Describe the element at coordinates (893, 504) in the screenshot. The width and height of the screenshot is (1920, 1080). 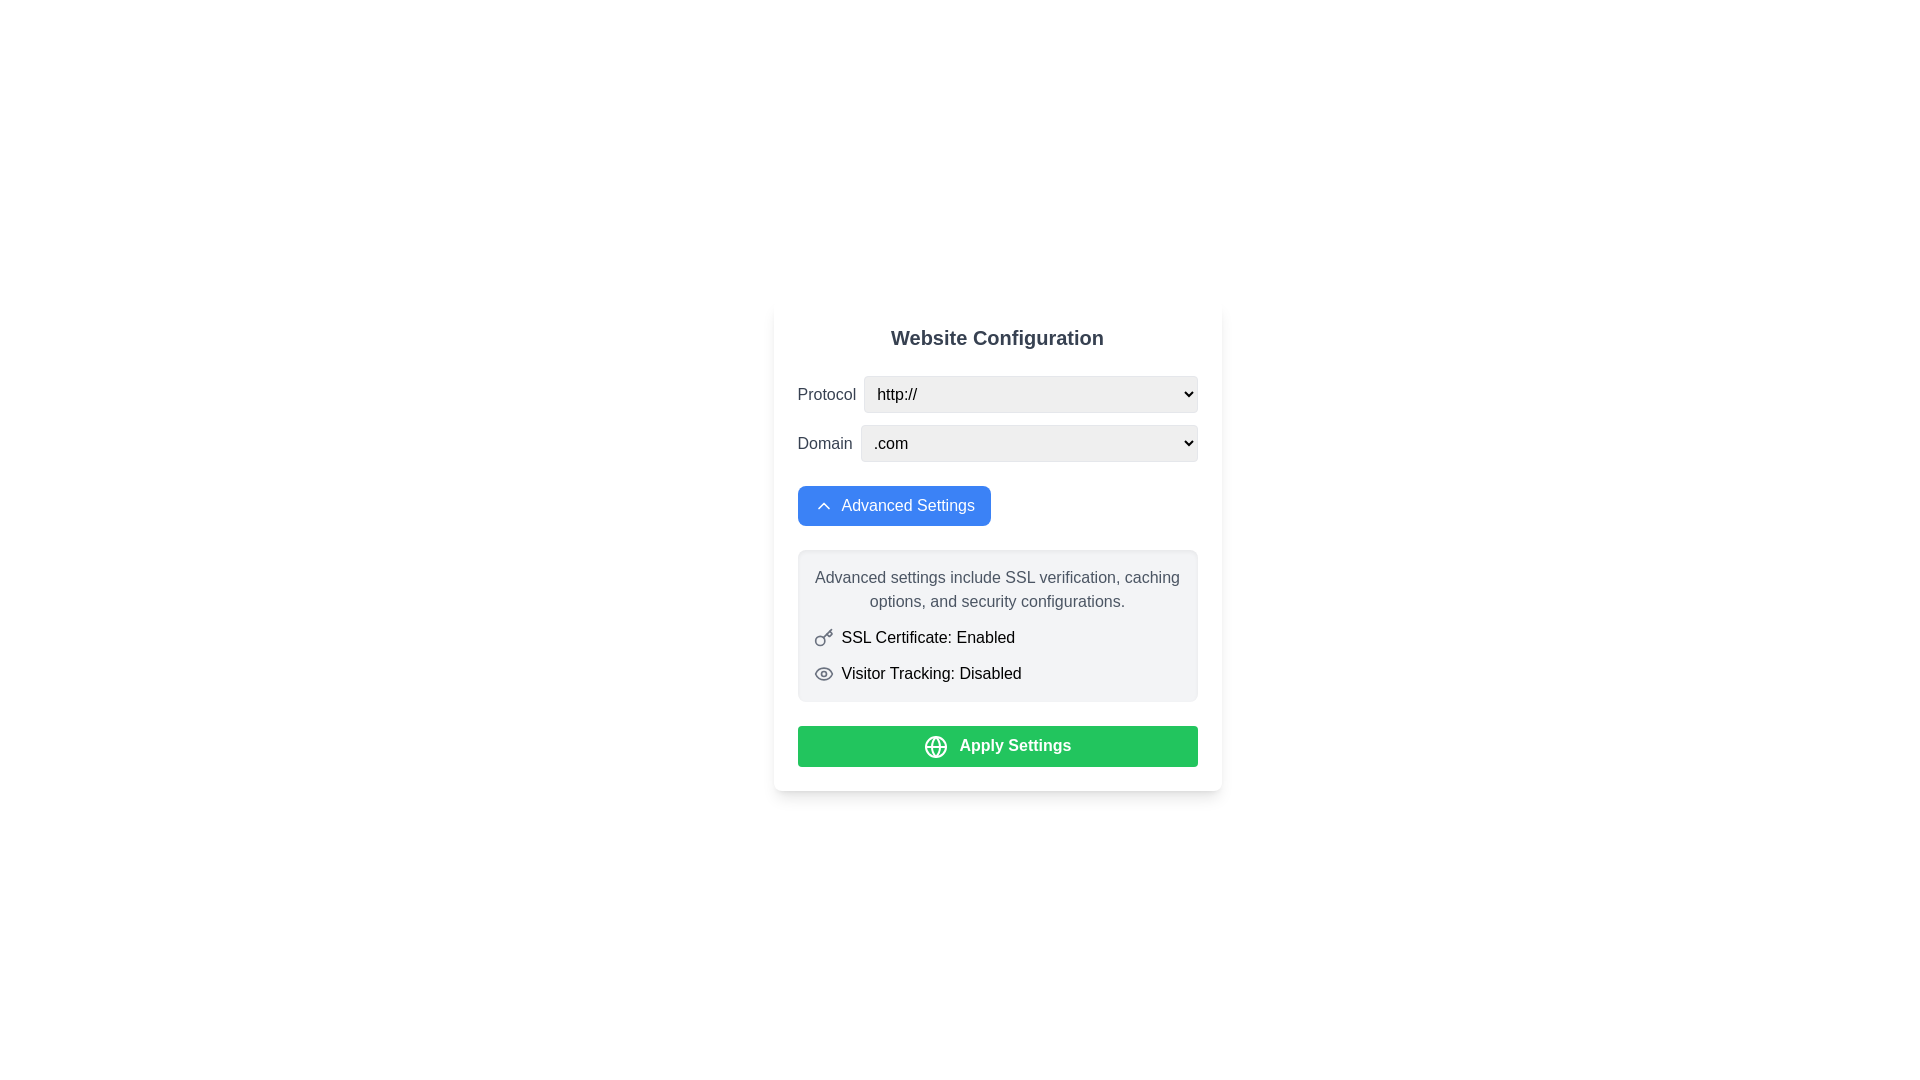
I see `the button labeled 'Advanced Settings' with a blue background and white text` at that location.